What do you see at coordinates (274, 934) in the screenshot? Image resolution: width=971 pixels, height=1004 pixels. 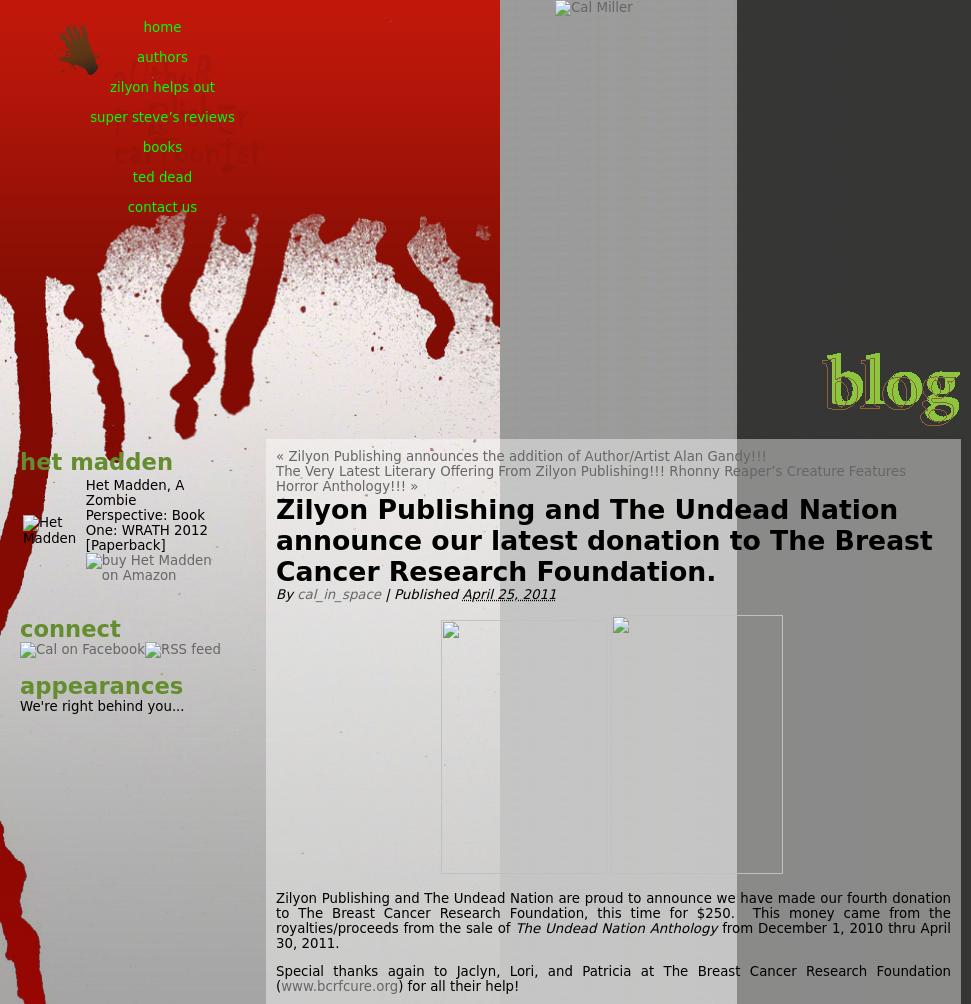 I see `'from December 1, 2010 thru April 30, 2011.'` at bounding box center [274, 934].